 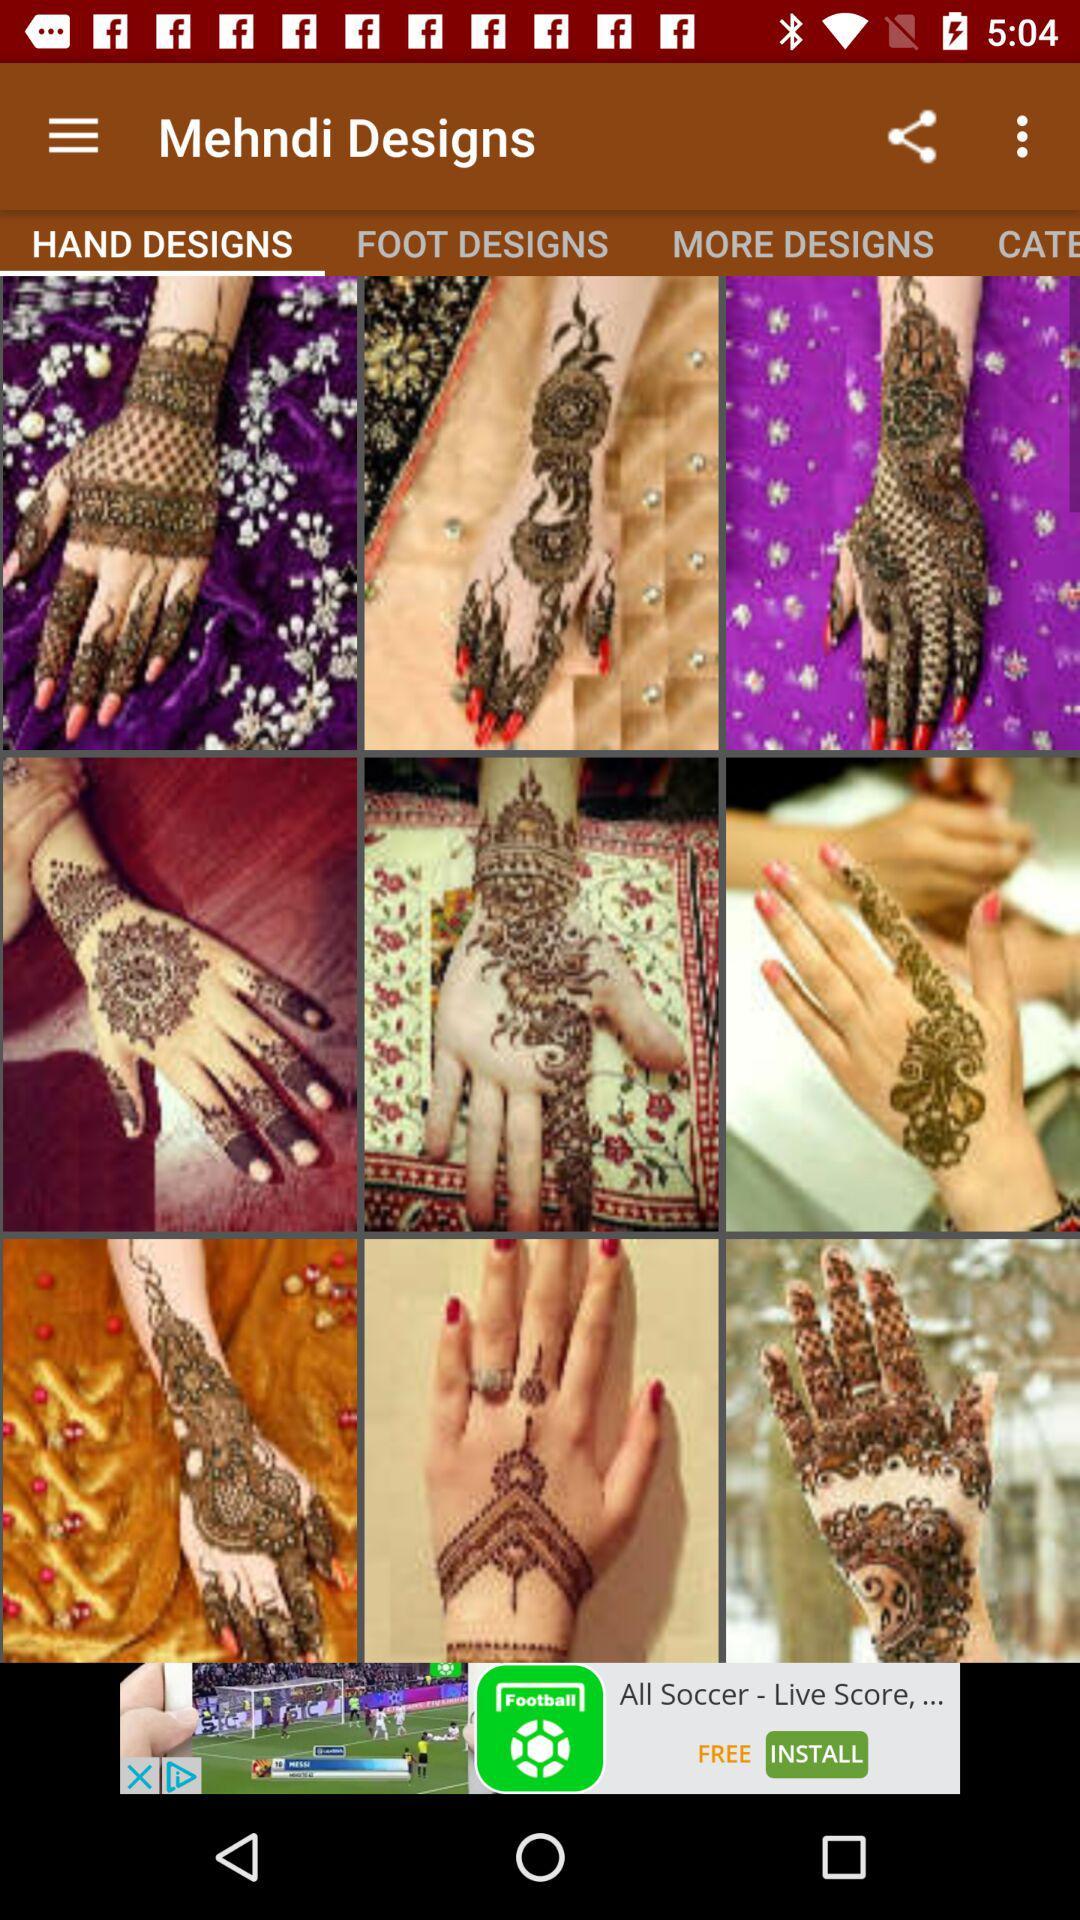 I want to click on that photo, so click(x=180, y=513).